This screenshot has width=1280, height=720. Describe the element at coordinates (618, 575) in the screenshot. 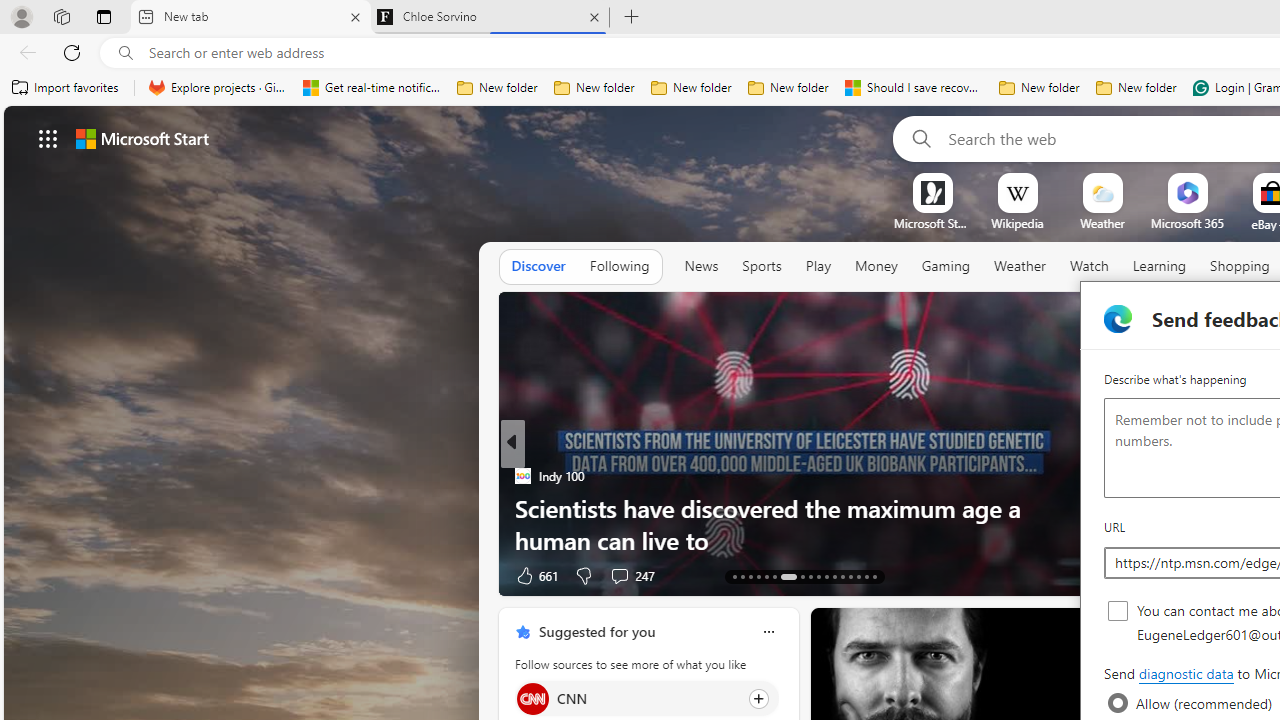

I see `'View comments 247 Comment'` at that location.